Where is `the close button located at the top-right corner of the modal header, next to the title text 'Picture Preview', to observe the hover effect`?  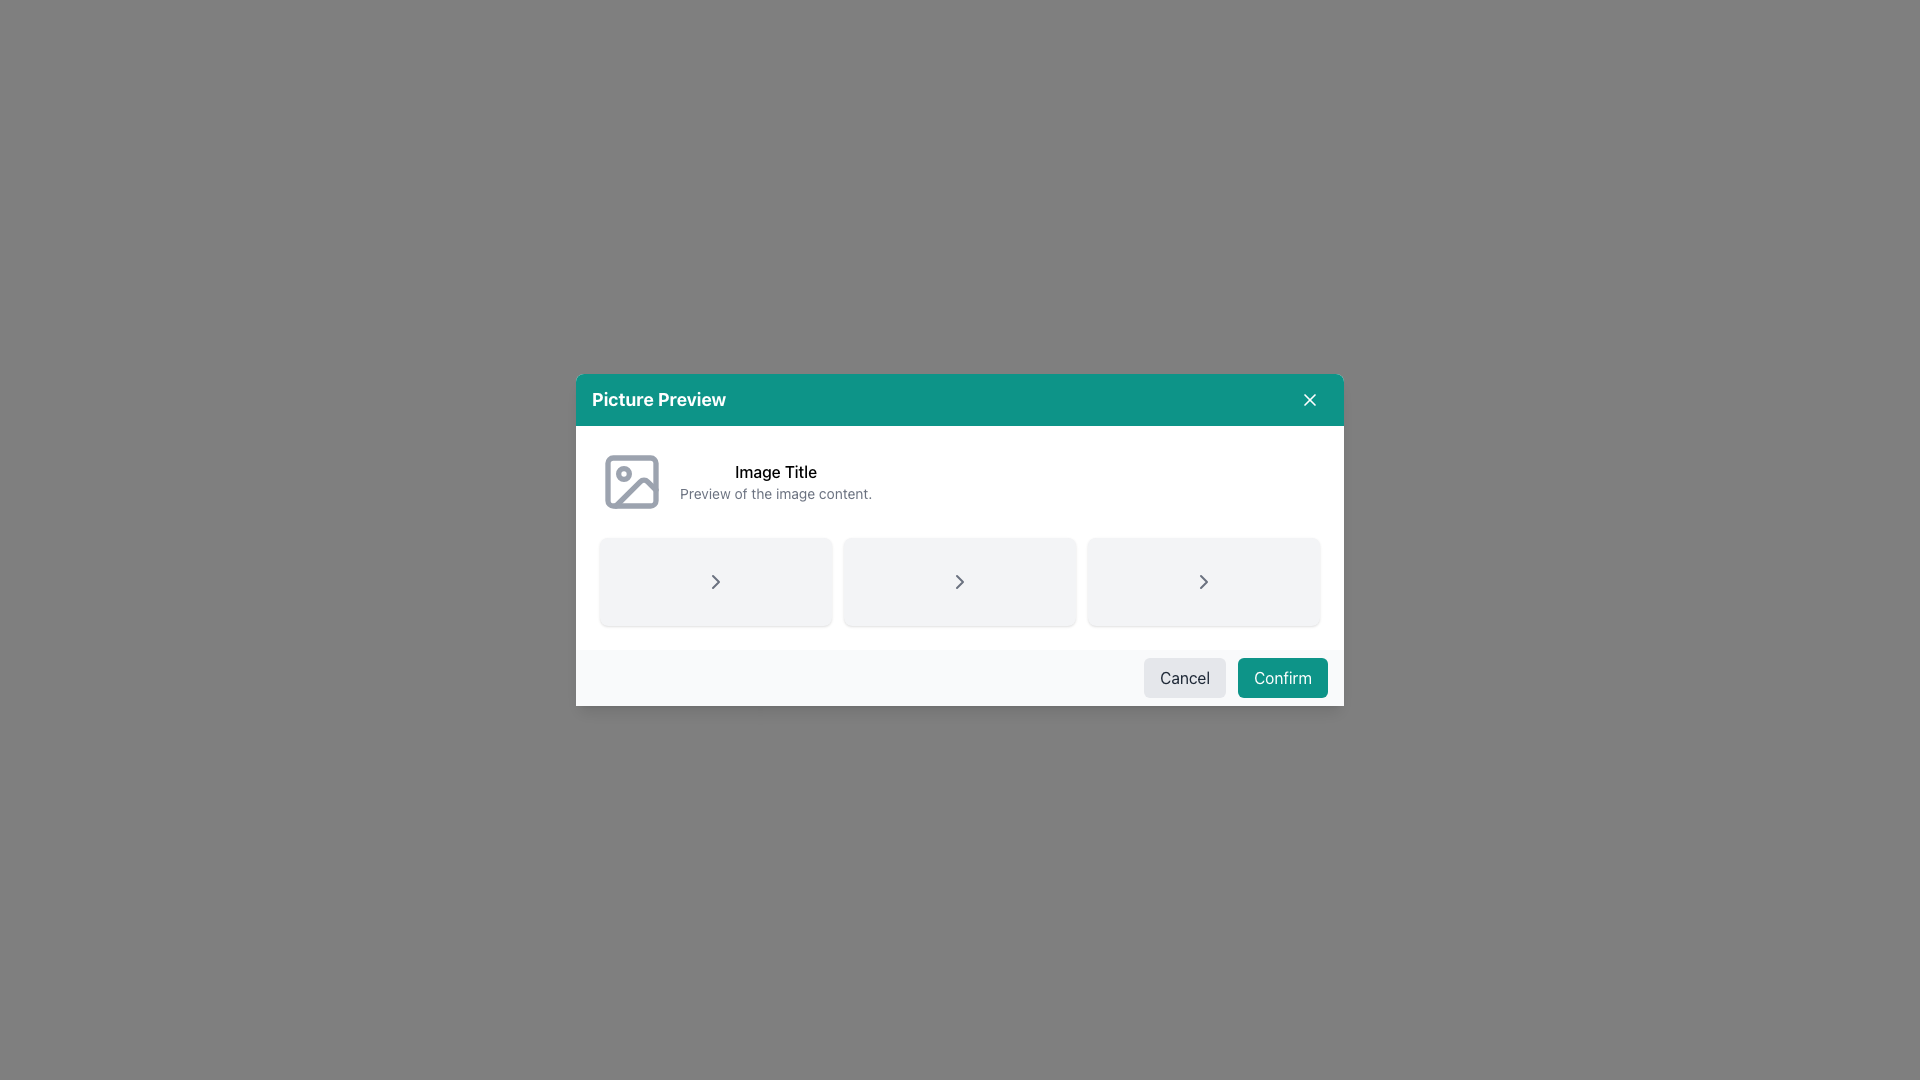 the close button located at the top-right corner of the modal header, next to the title text 'Picture Preview', to observe the hover effect is located at coordinates (1310, 400).